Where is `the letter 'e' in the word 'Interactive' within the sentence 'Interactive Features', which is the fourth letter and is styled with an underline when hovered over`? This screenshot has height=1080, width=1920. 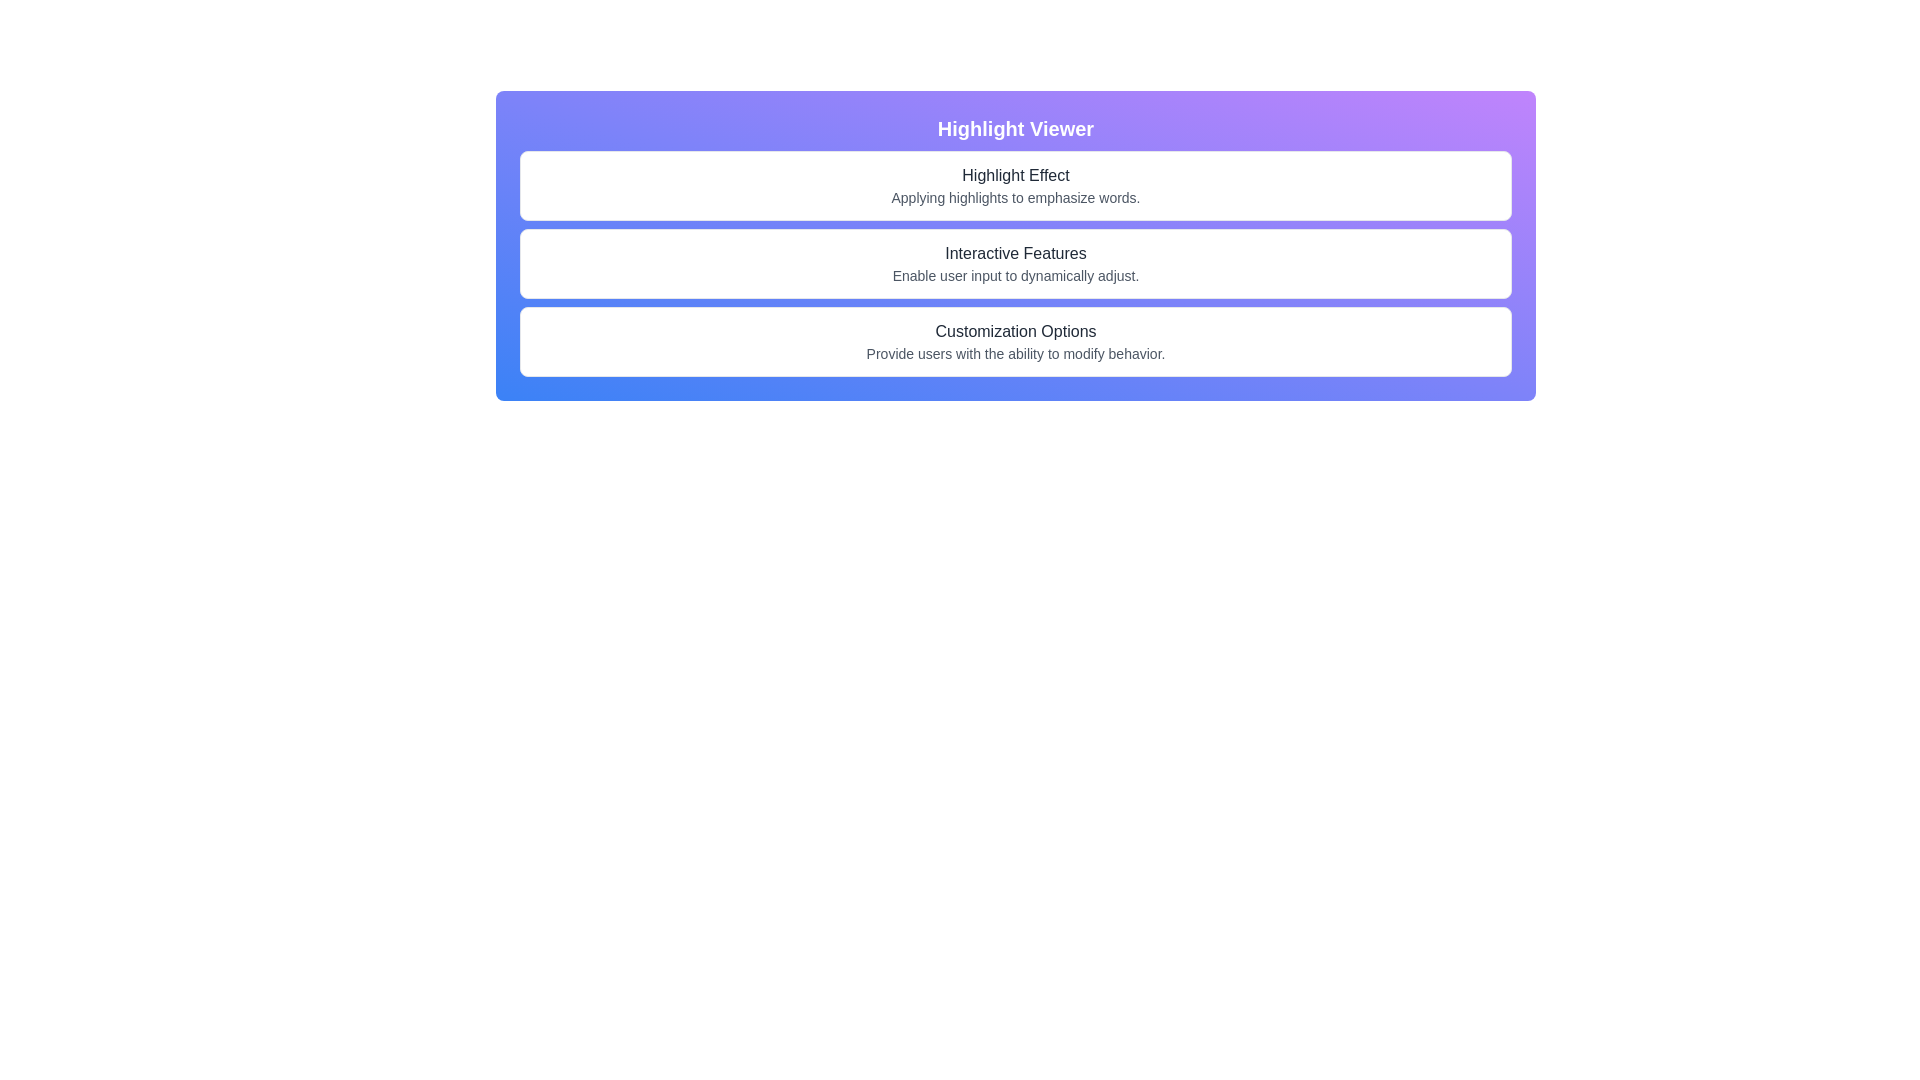 the letter 'e' in the word 'Interactive' within the sentence 'Interactive Features', which is the fourth letter and is styled with an underline when hovered over is located at coordinates (967, 252).